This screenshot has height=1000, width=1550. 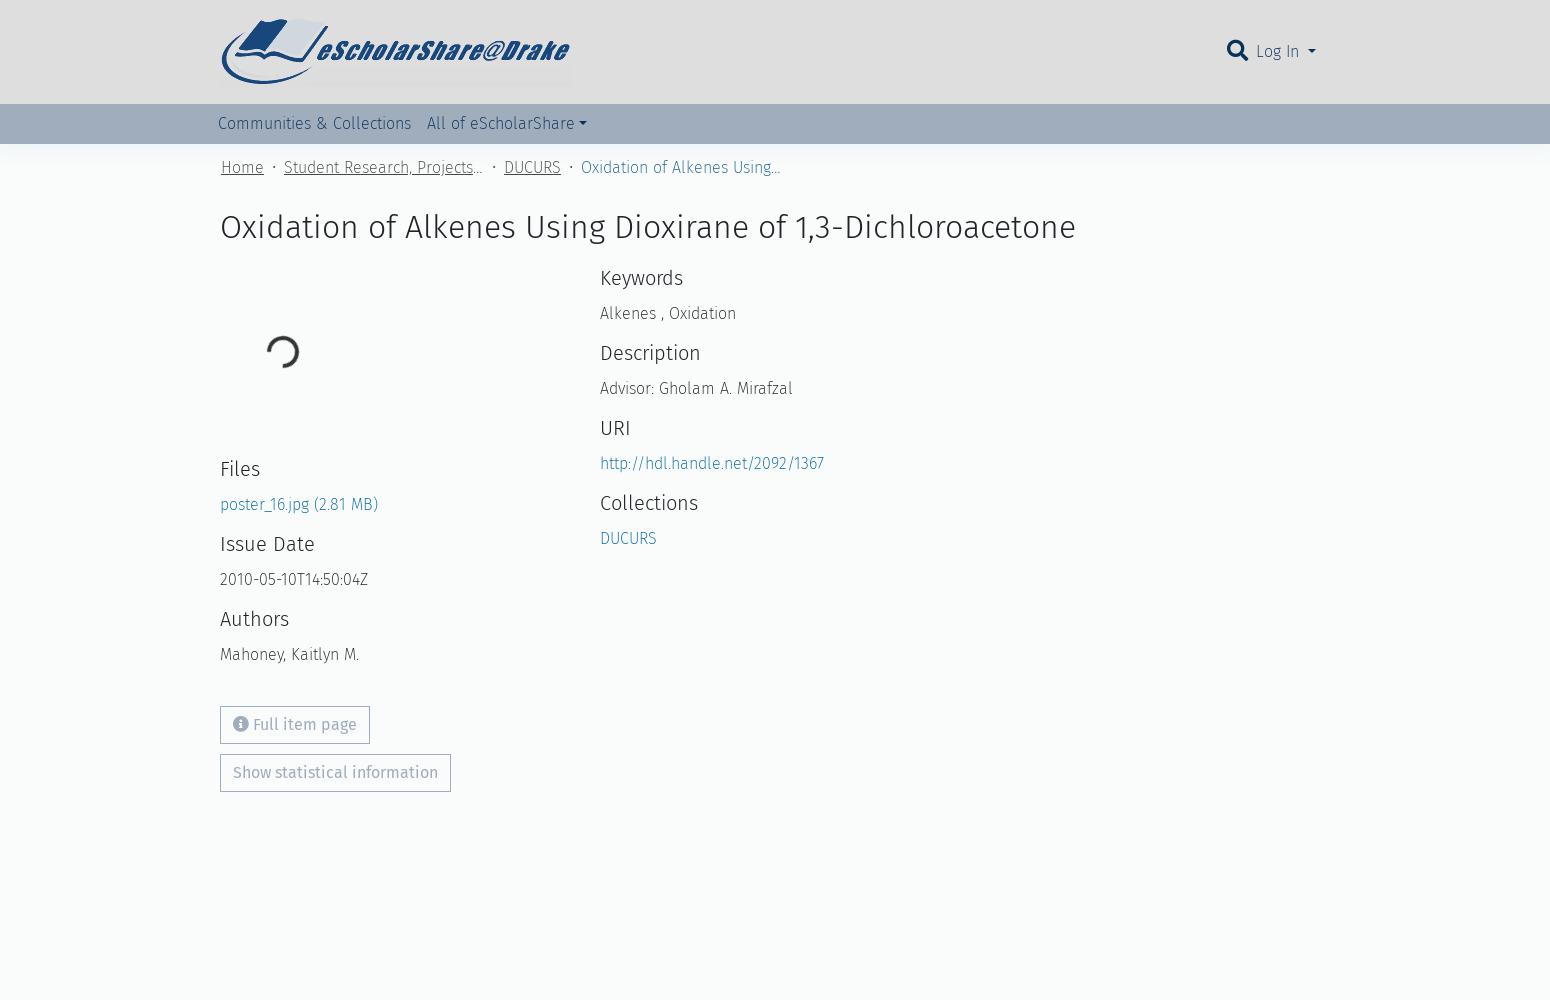 I want to click on '2010-05-10T14:50:04Z', so click(x=294, y=578).